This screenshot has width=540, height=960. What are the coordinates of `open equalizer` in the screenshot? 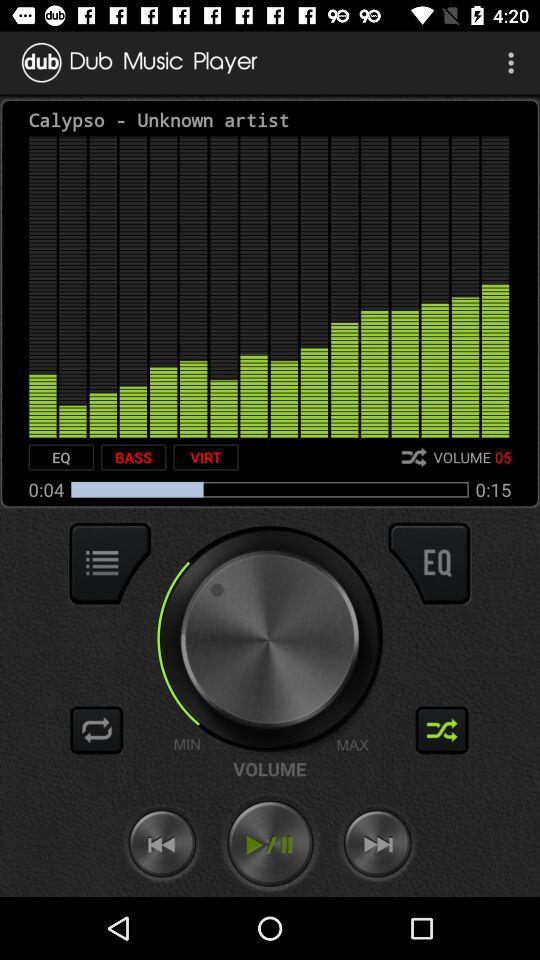 It's located at (428, 563).